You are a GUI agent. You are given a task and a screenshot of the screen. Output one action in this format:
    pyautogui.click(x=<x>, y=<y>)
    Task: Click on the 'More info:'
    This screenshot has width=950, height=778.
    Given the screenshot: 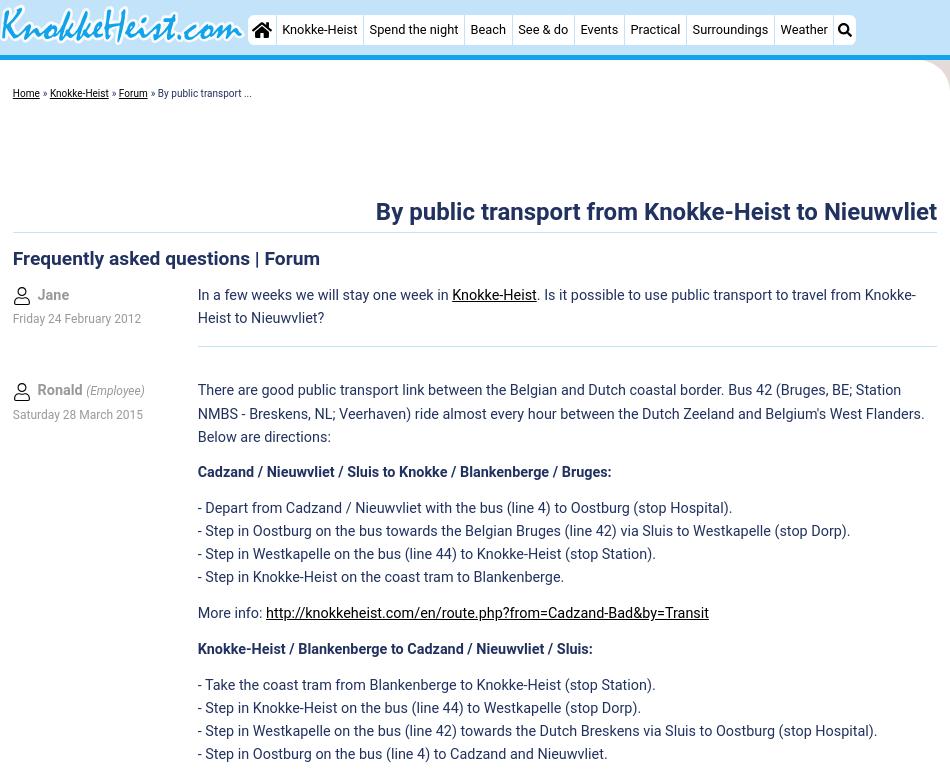 What is the action you would take?
    pyautogui.click(x=231, y=612)
    